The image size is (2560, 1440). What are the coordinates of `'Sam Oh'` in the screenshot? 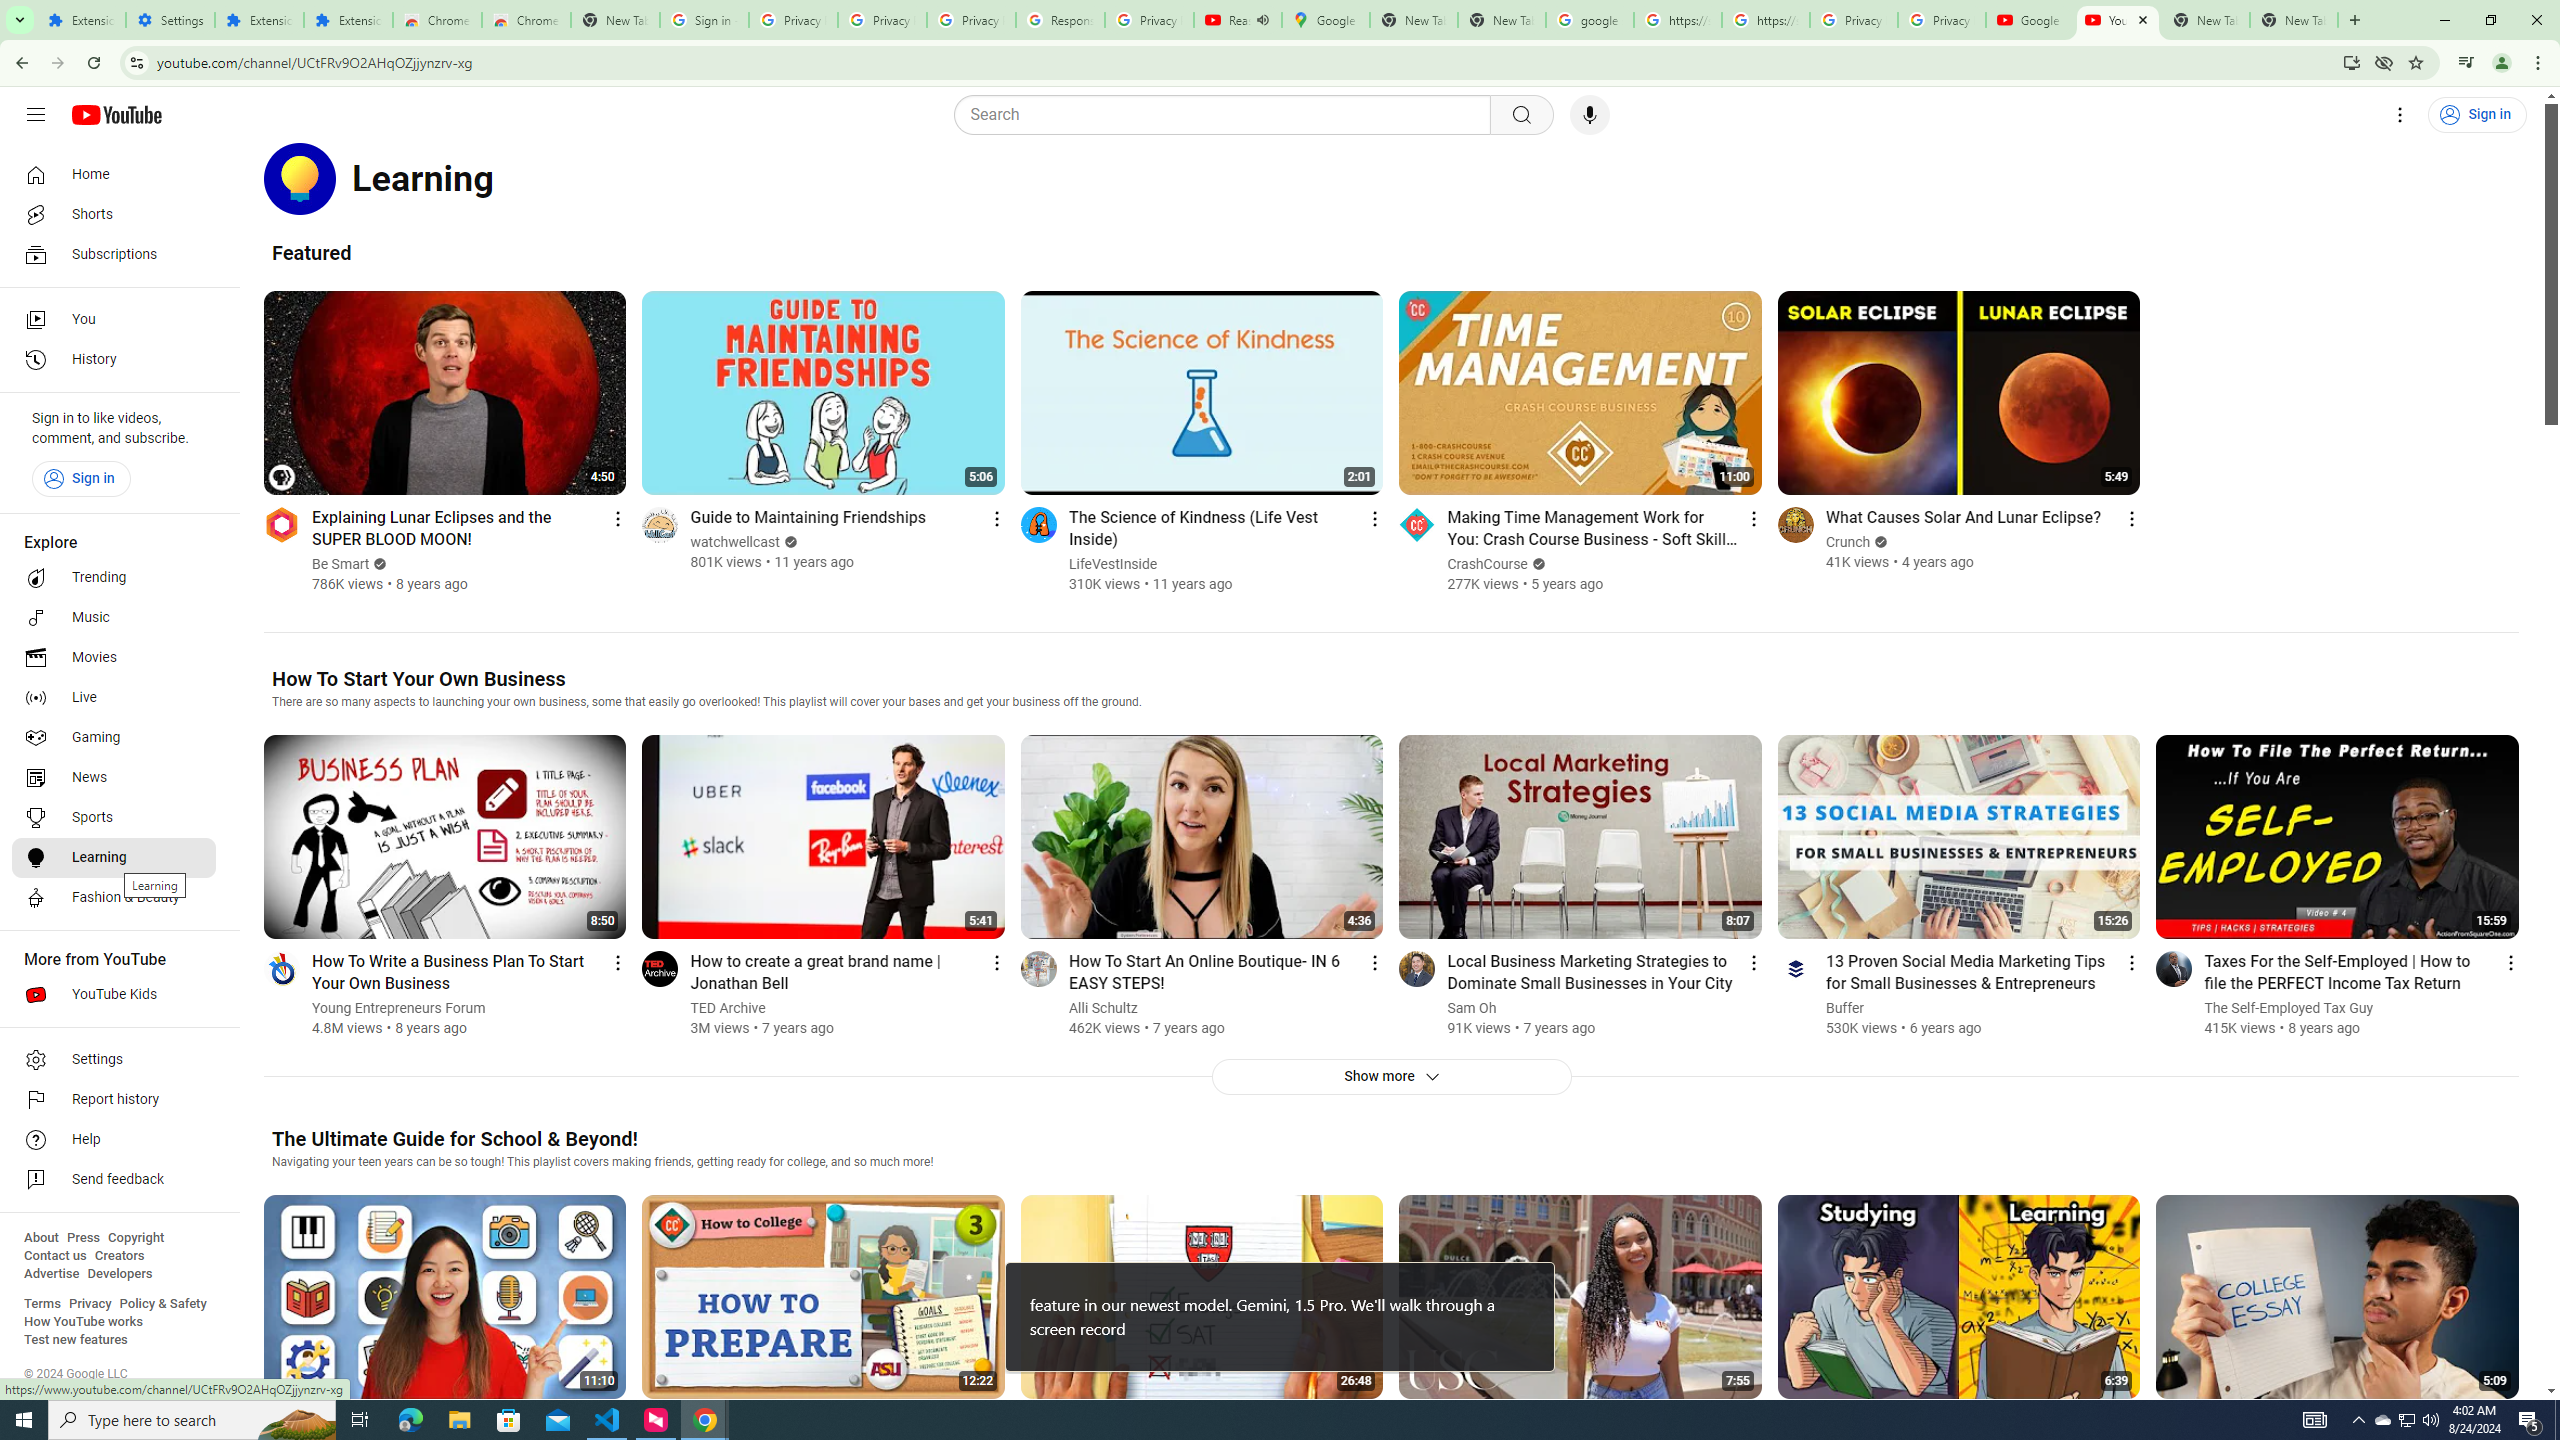 It's located at (1471, 1007).